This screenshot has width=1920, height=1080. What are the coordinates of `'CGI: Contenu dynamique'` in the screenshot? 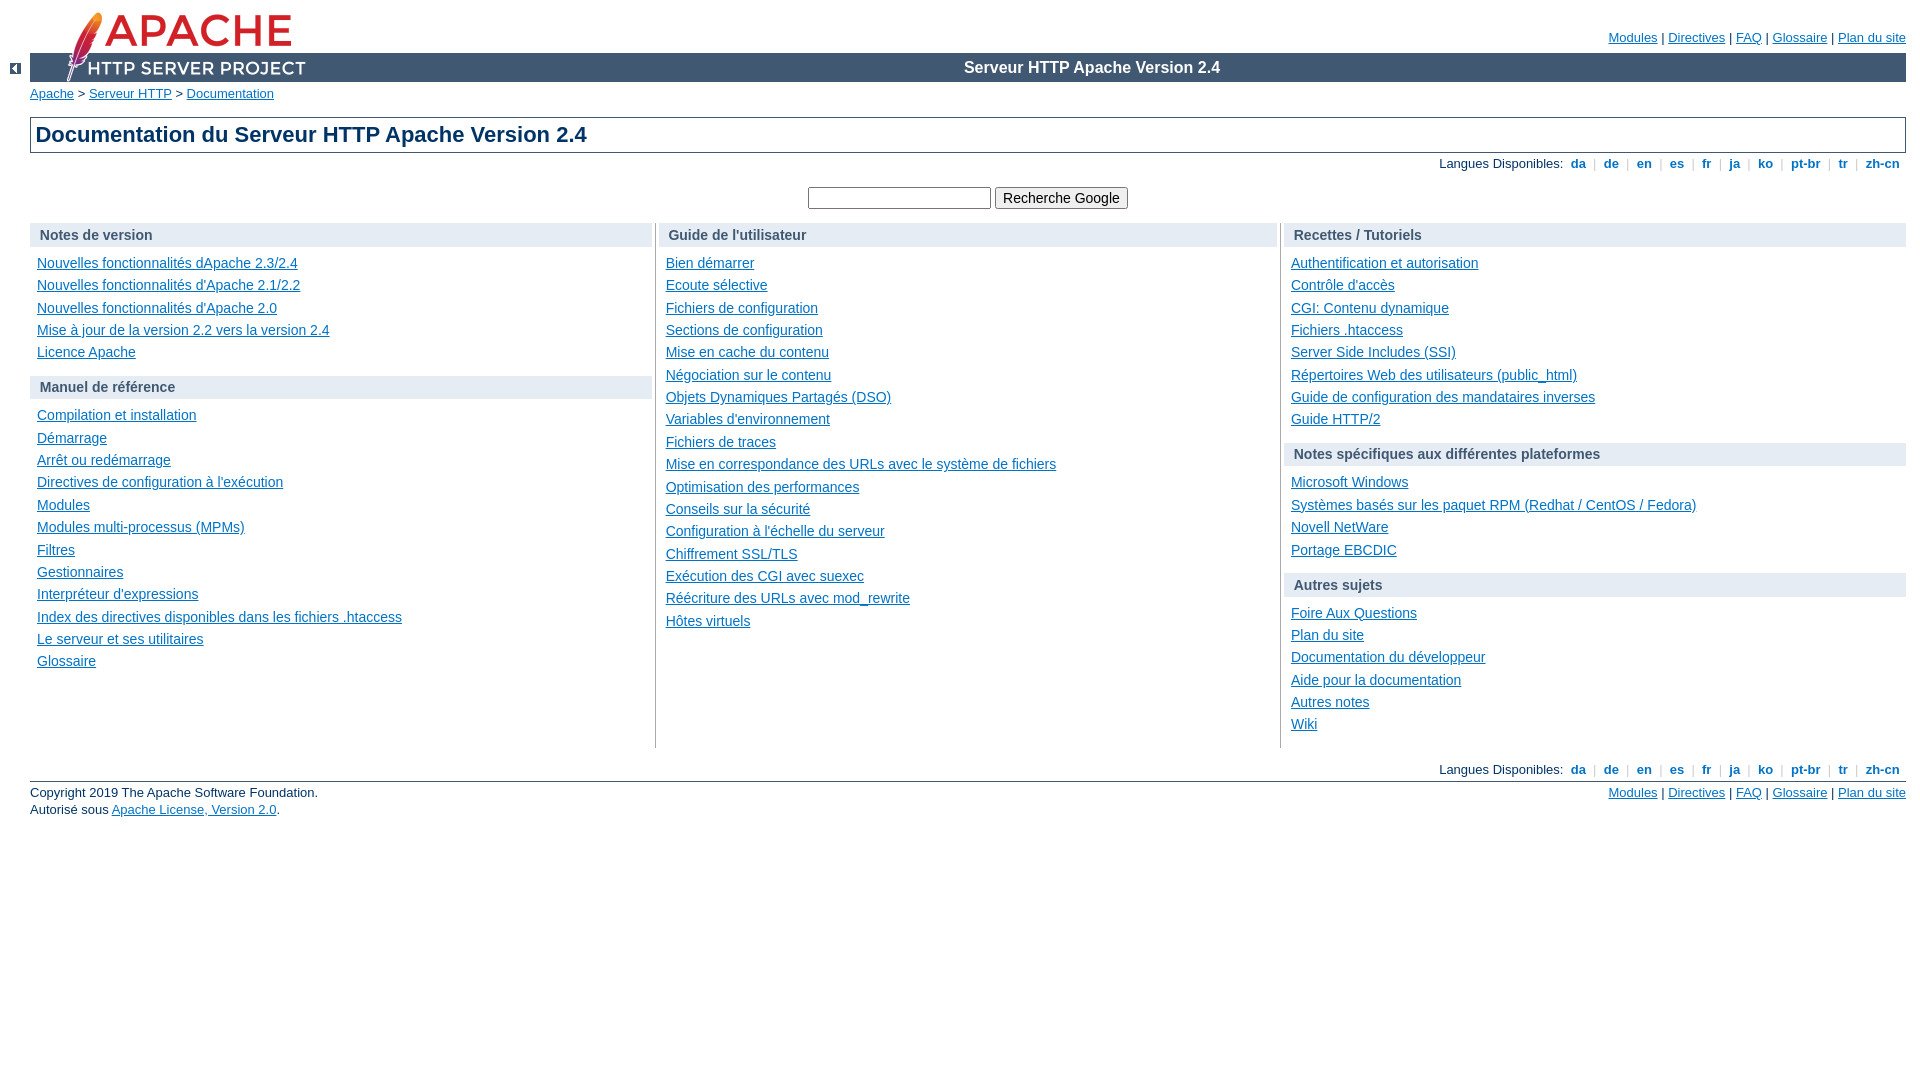 It's located at (1291, 308).